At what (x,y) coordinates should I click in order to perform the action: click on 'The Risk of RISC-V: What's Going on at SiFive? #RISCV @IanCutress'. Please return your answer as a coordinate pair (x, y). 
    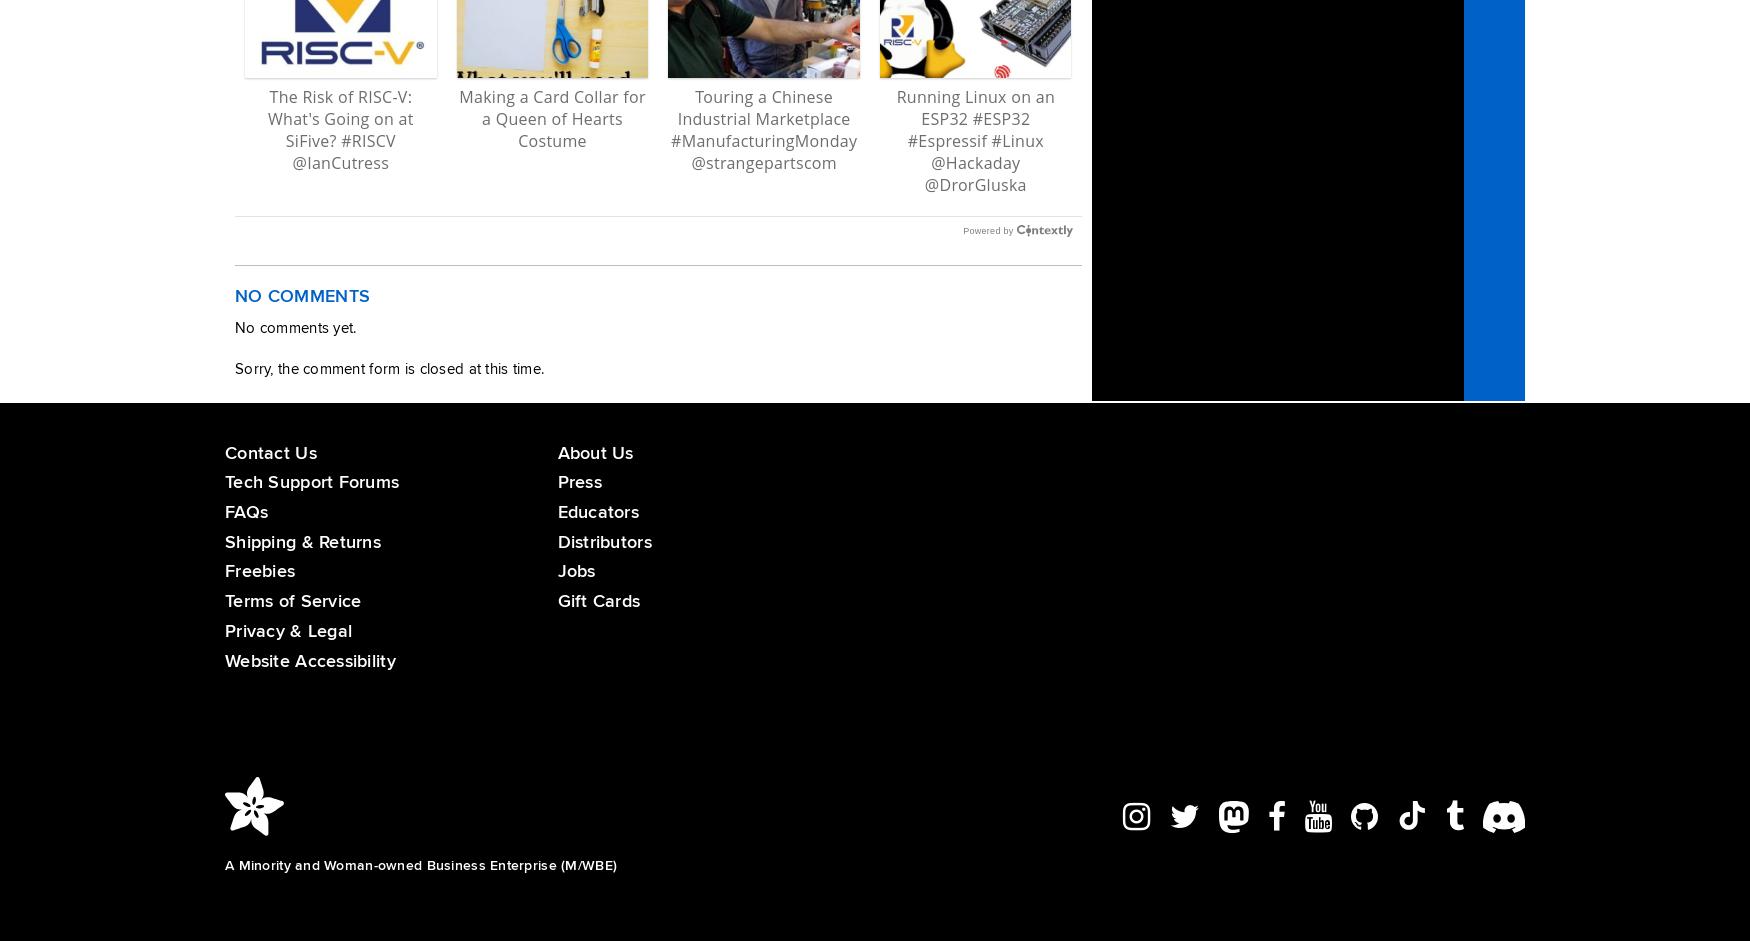
    Looking at the image, I should click on (340, 129).